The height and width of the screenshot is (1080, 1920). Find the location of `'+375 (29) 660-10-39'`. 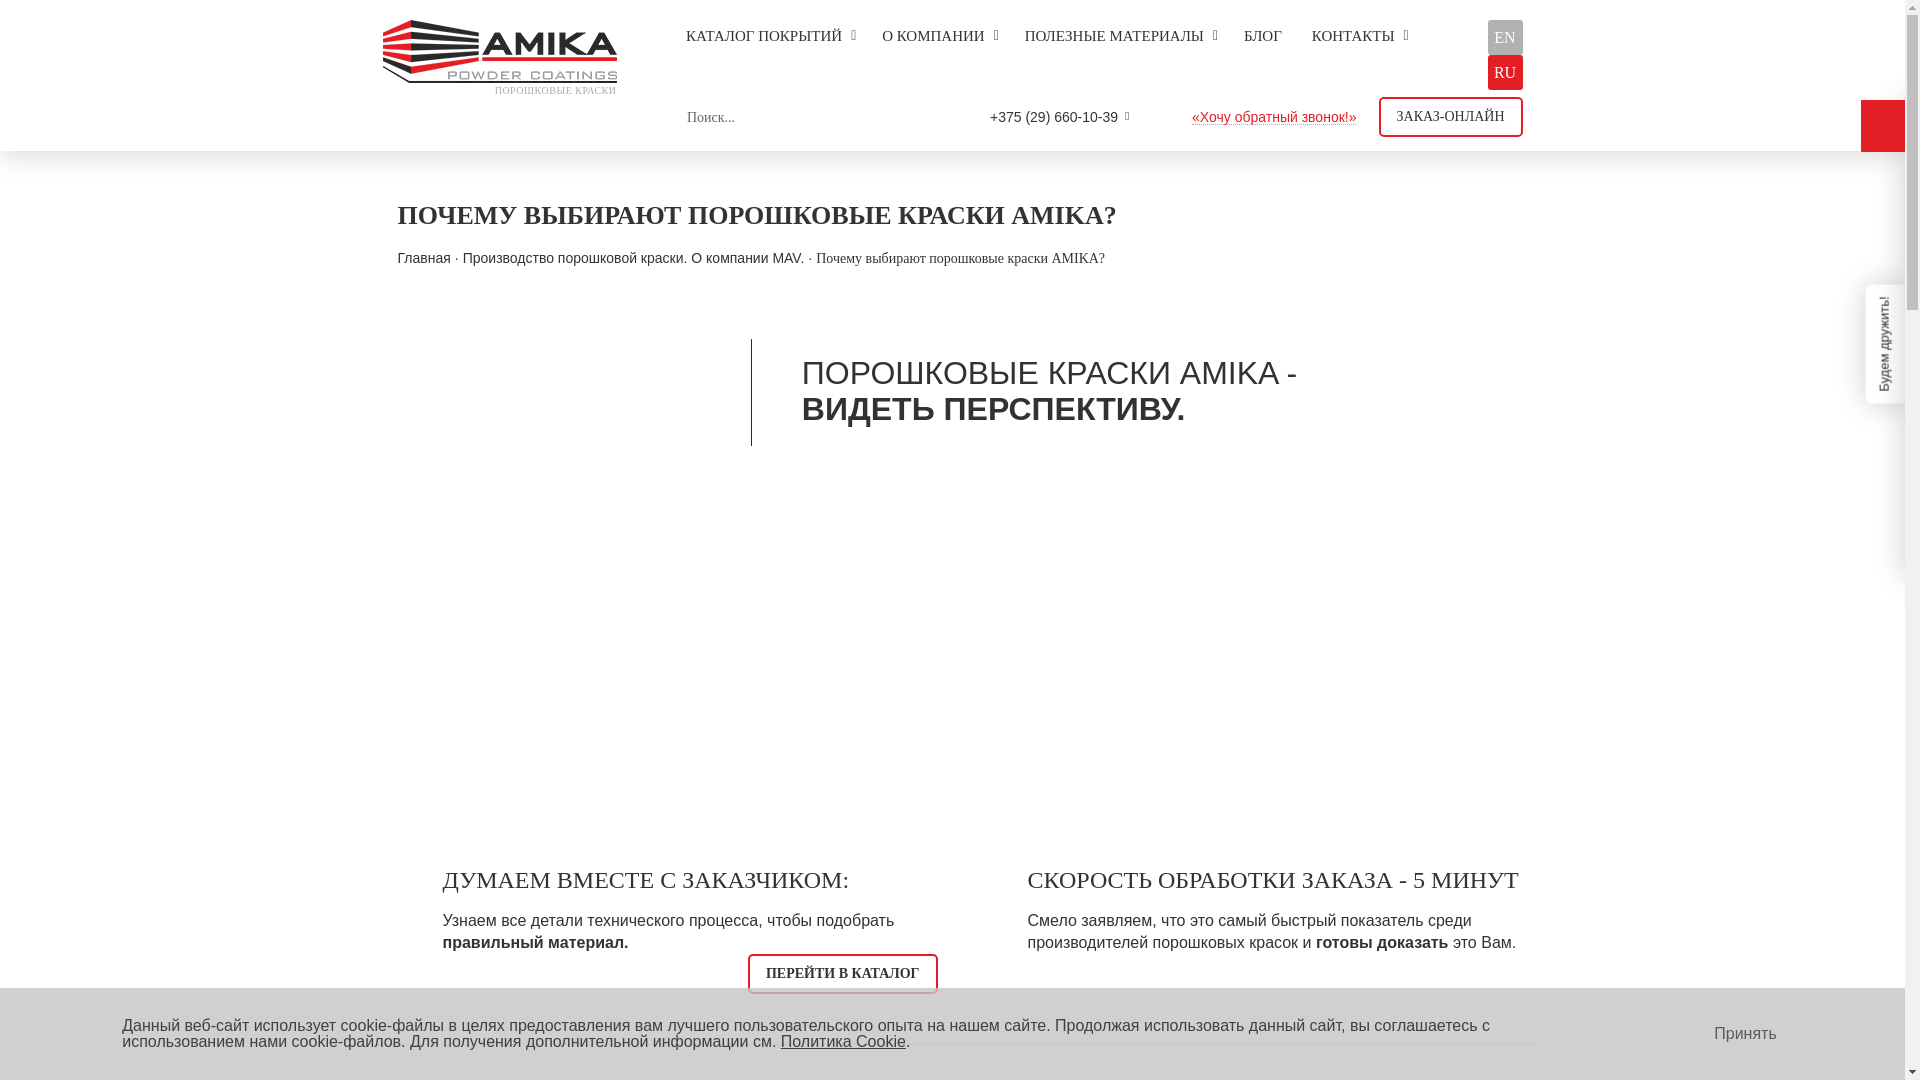

'+375 (29) 660-10-39' is located at coordinates (1053, 116).